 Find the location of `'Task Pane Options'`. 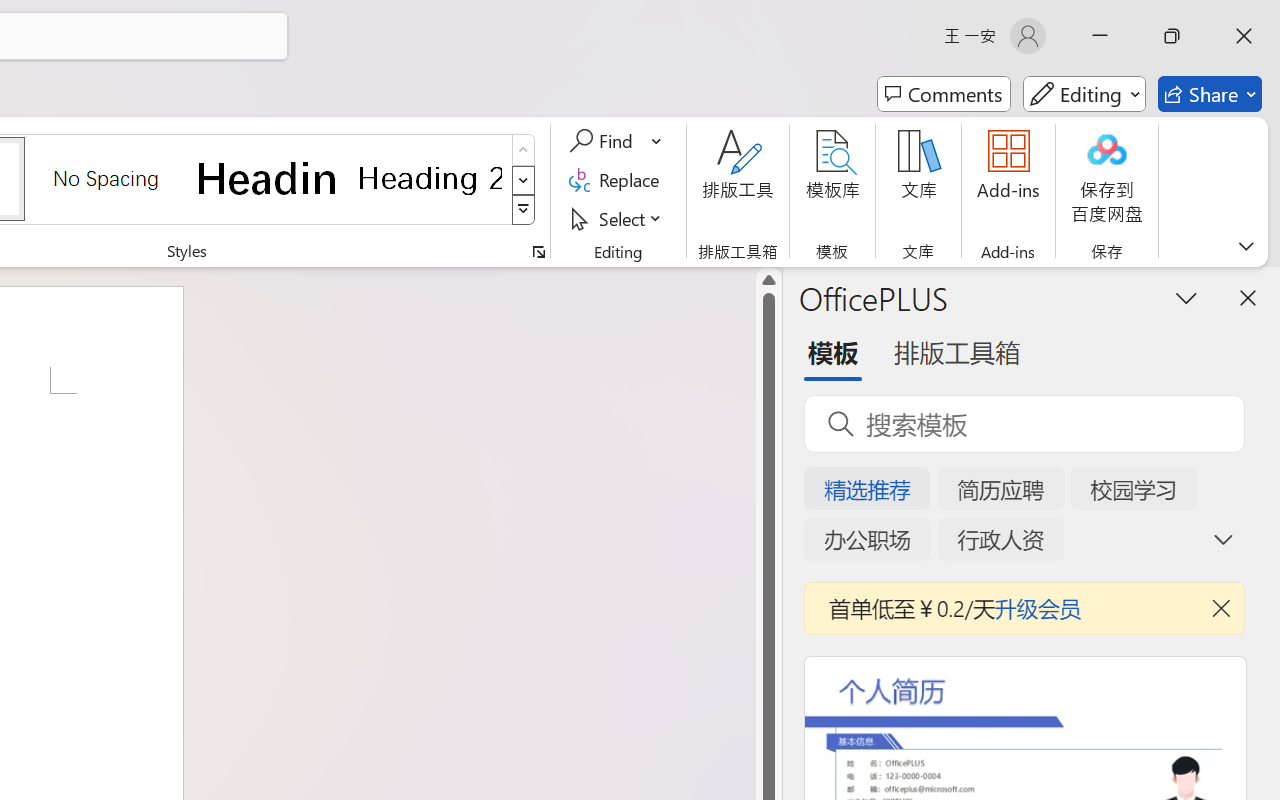

'Task Pane Options' is located at coordinates (1187, 297).